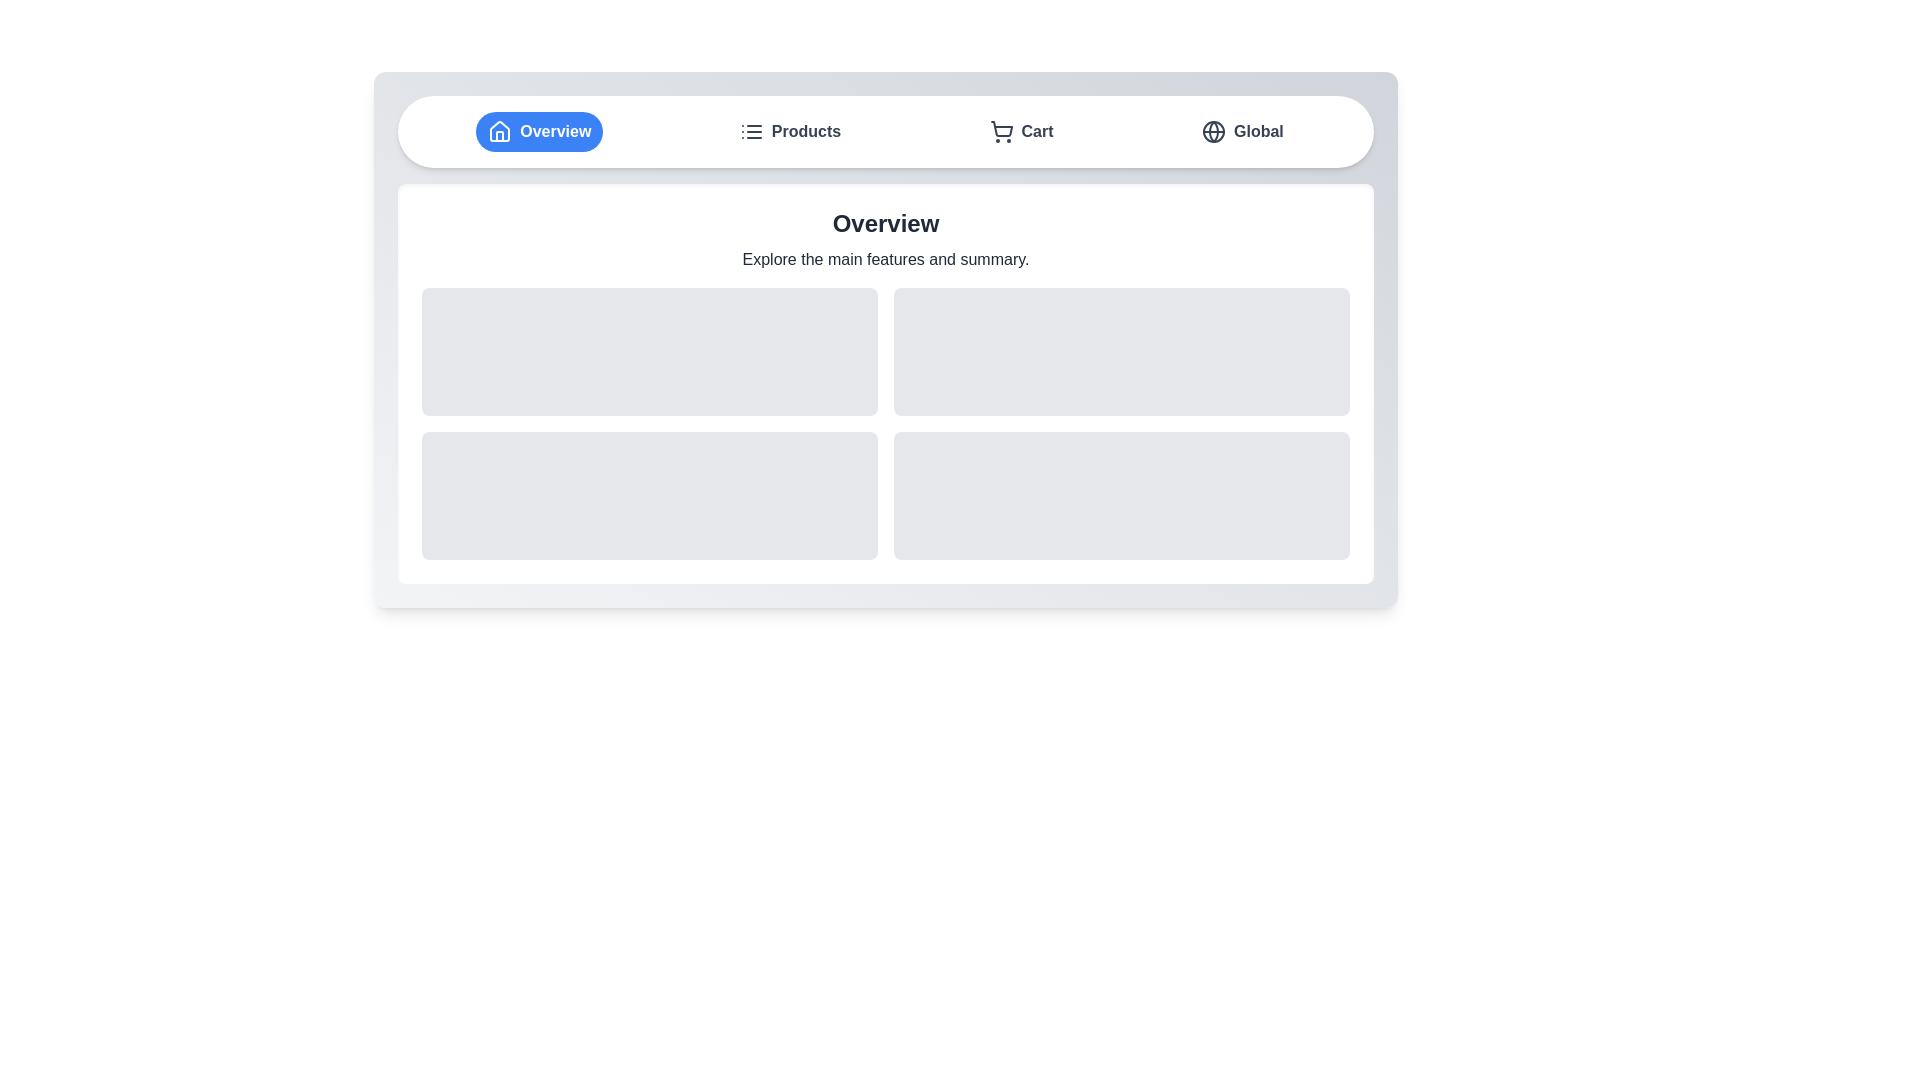 This screenshot has width=1920, height=1080. What do you see at coordinates (539, 131) in the screenshot?
I see `the Overview tab to observe visual feedback` at bounding box center [539, 131].